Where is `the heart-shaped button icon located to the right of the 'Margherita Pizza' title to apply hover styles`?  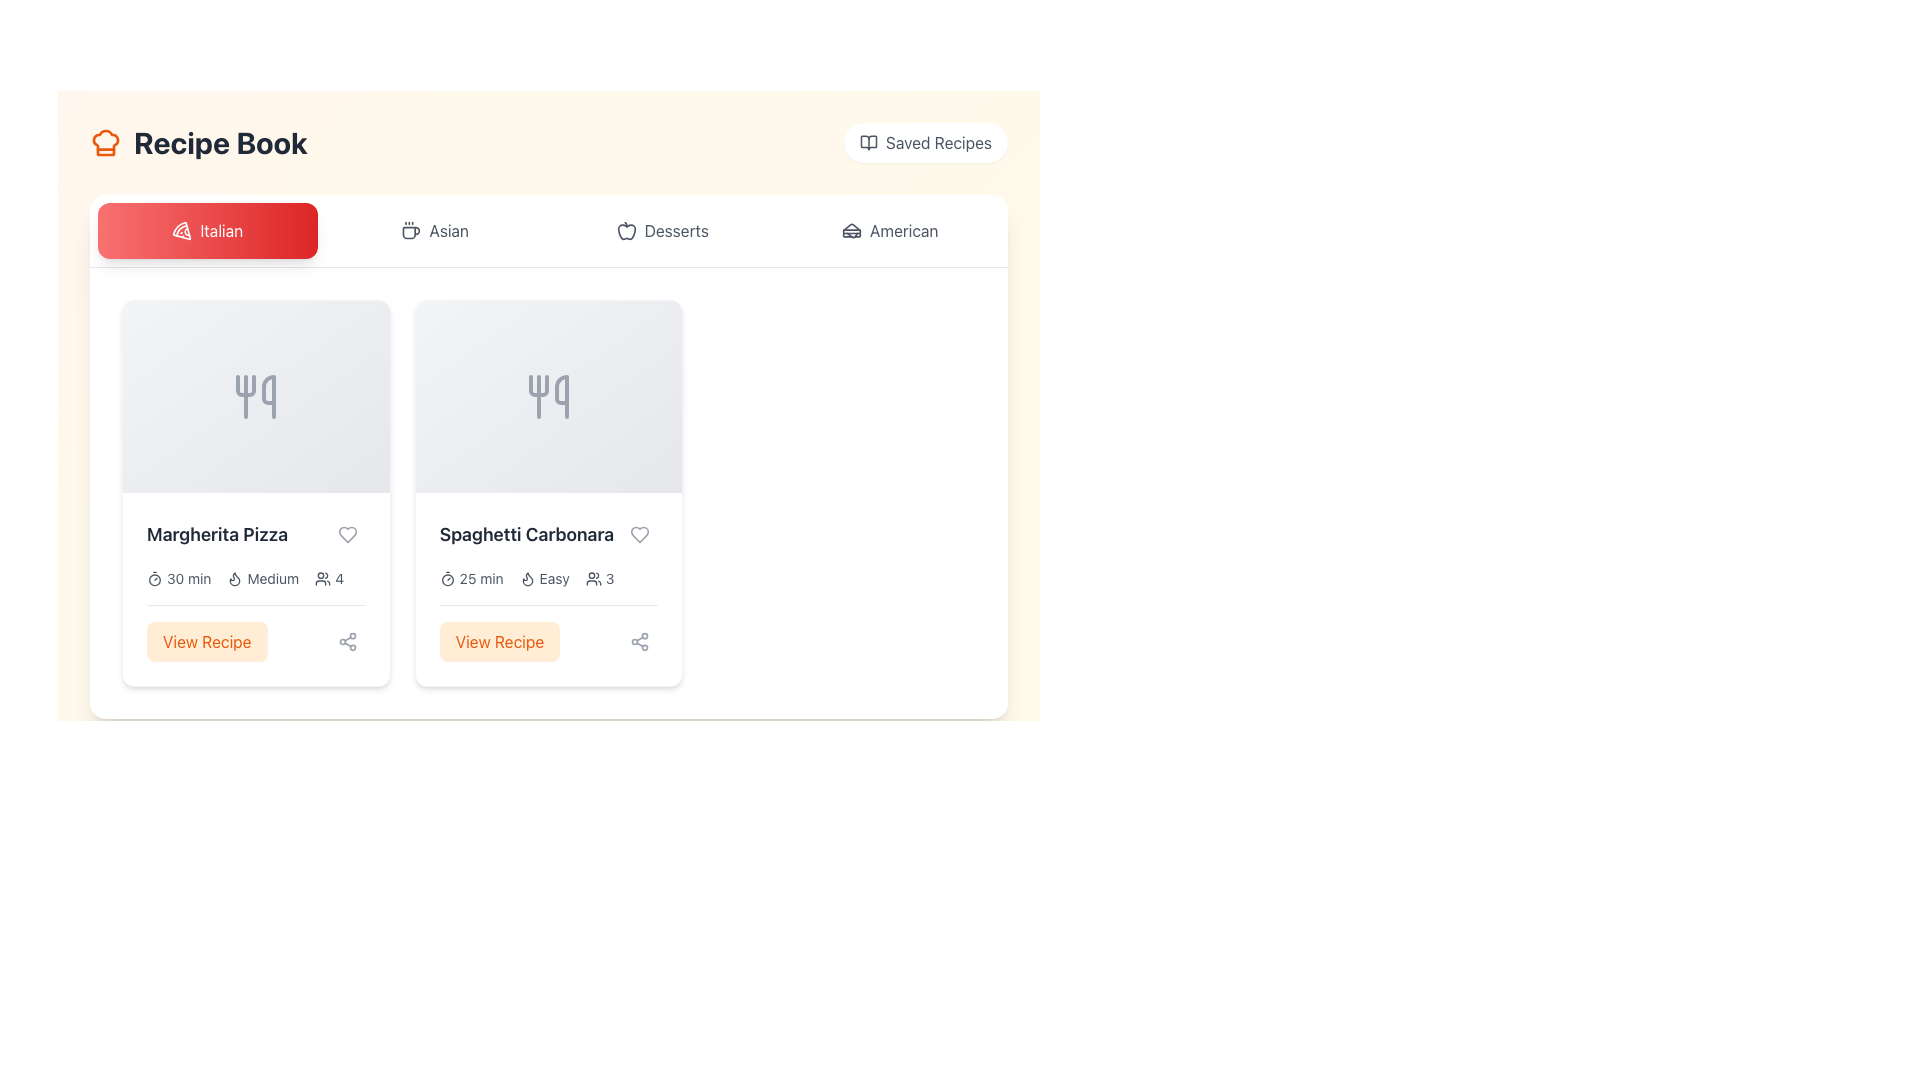 the heart-shaped button icon located to the right of the 'Margherita Pizza' title to apply hover styles is located at coordinates (347, 534).